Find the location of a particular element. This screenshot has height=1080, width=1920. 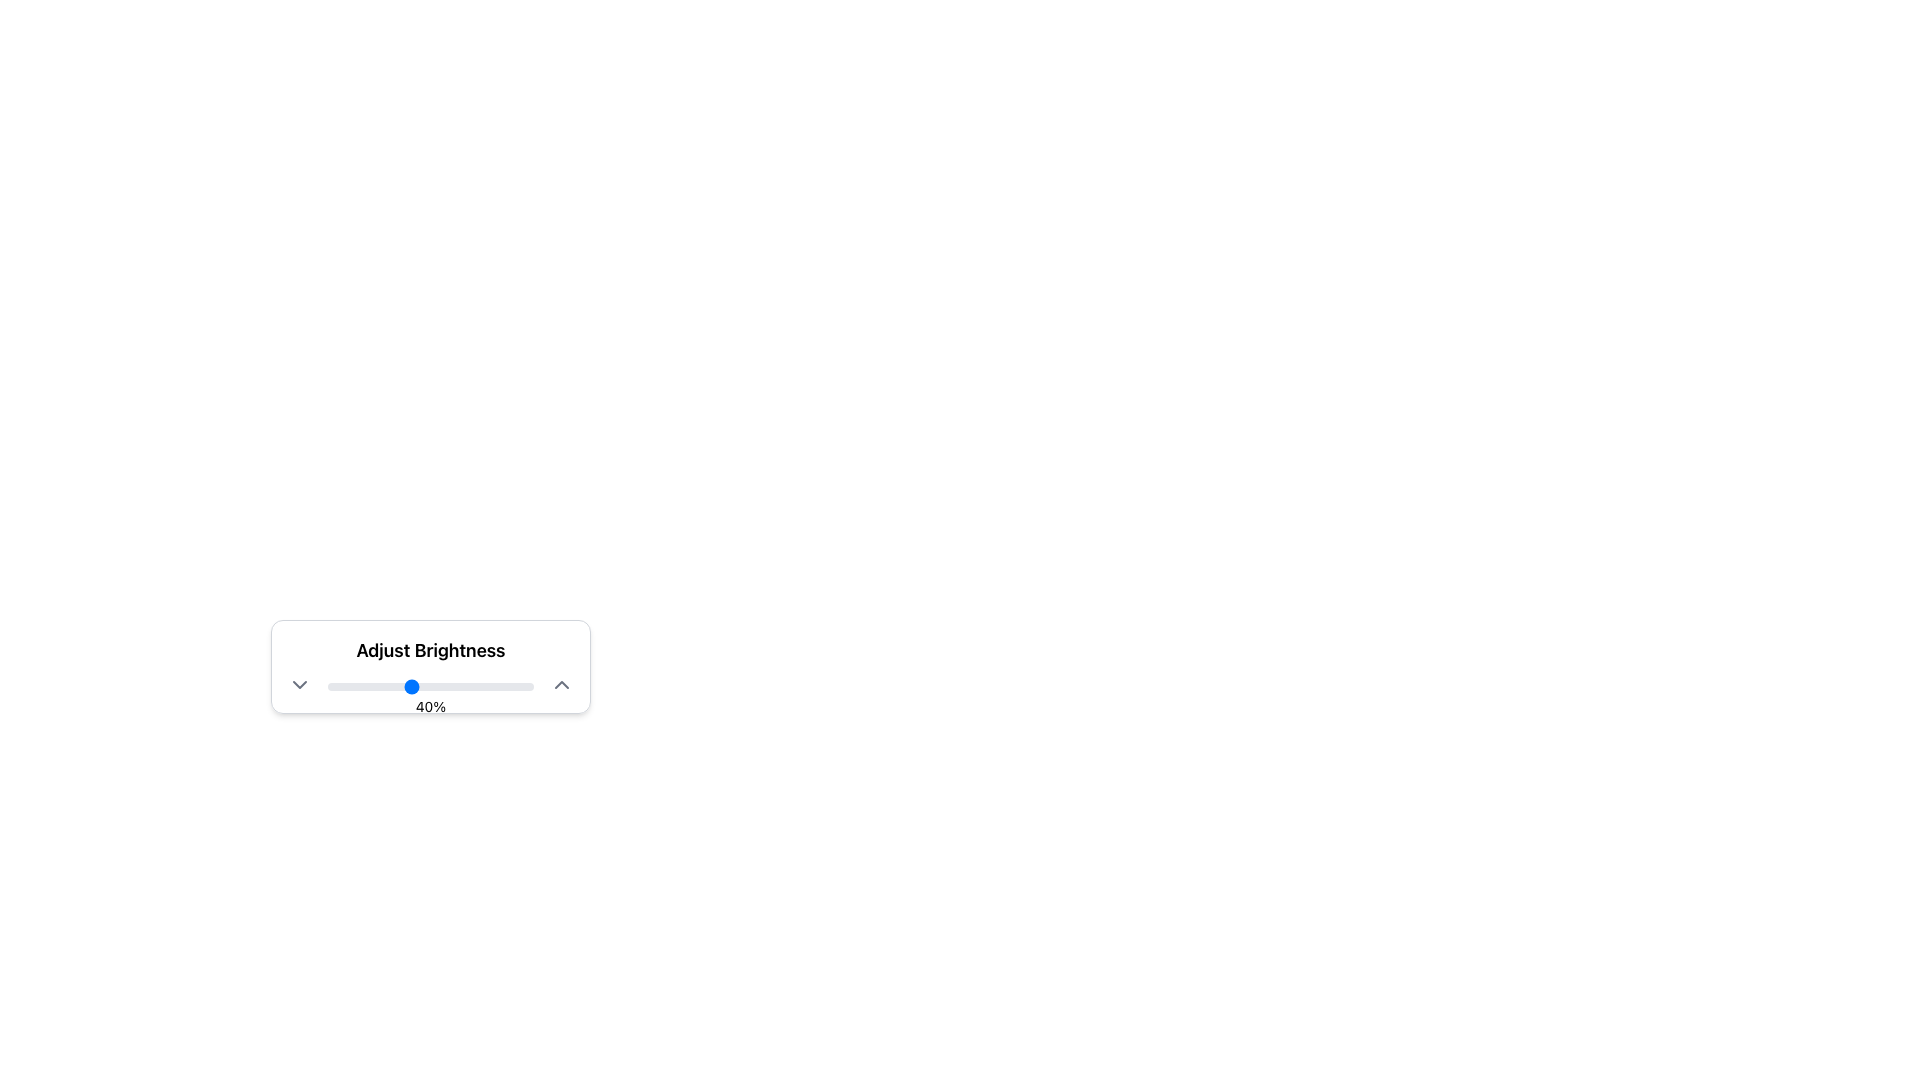

the brightness value is located at coordinates (411, 685).